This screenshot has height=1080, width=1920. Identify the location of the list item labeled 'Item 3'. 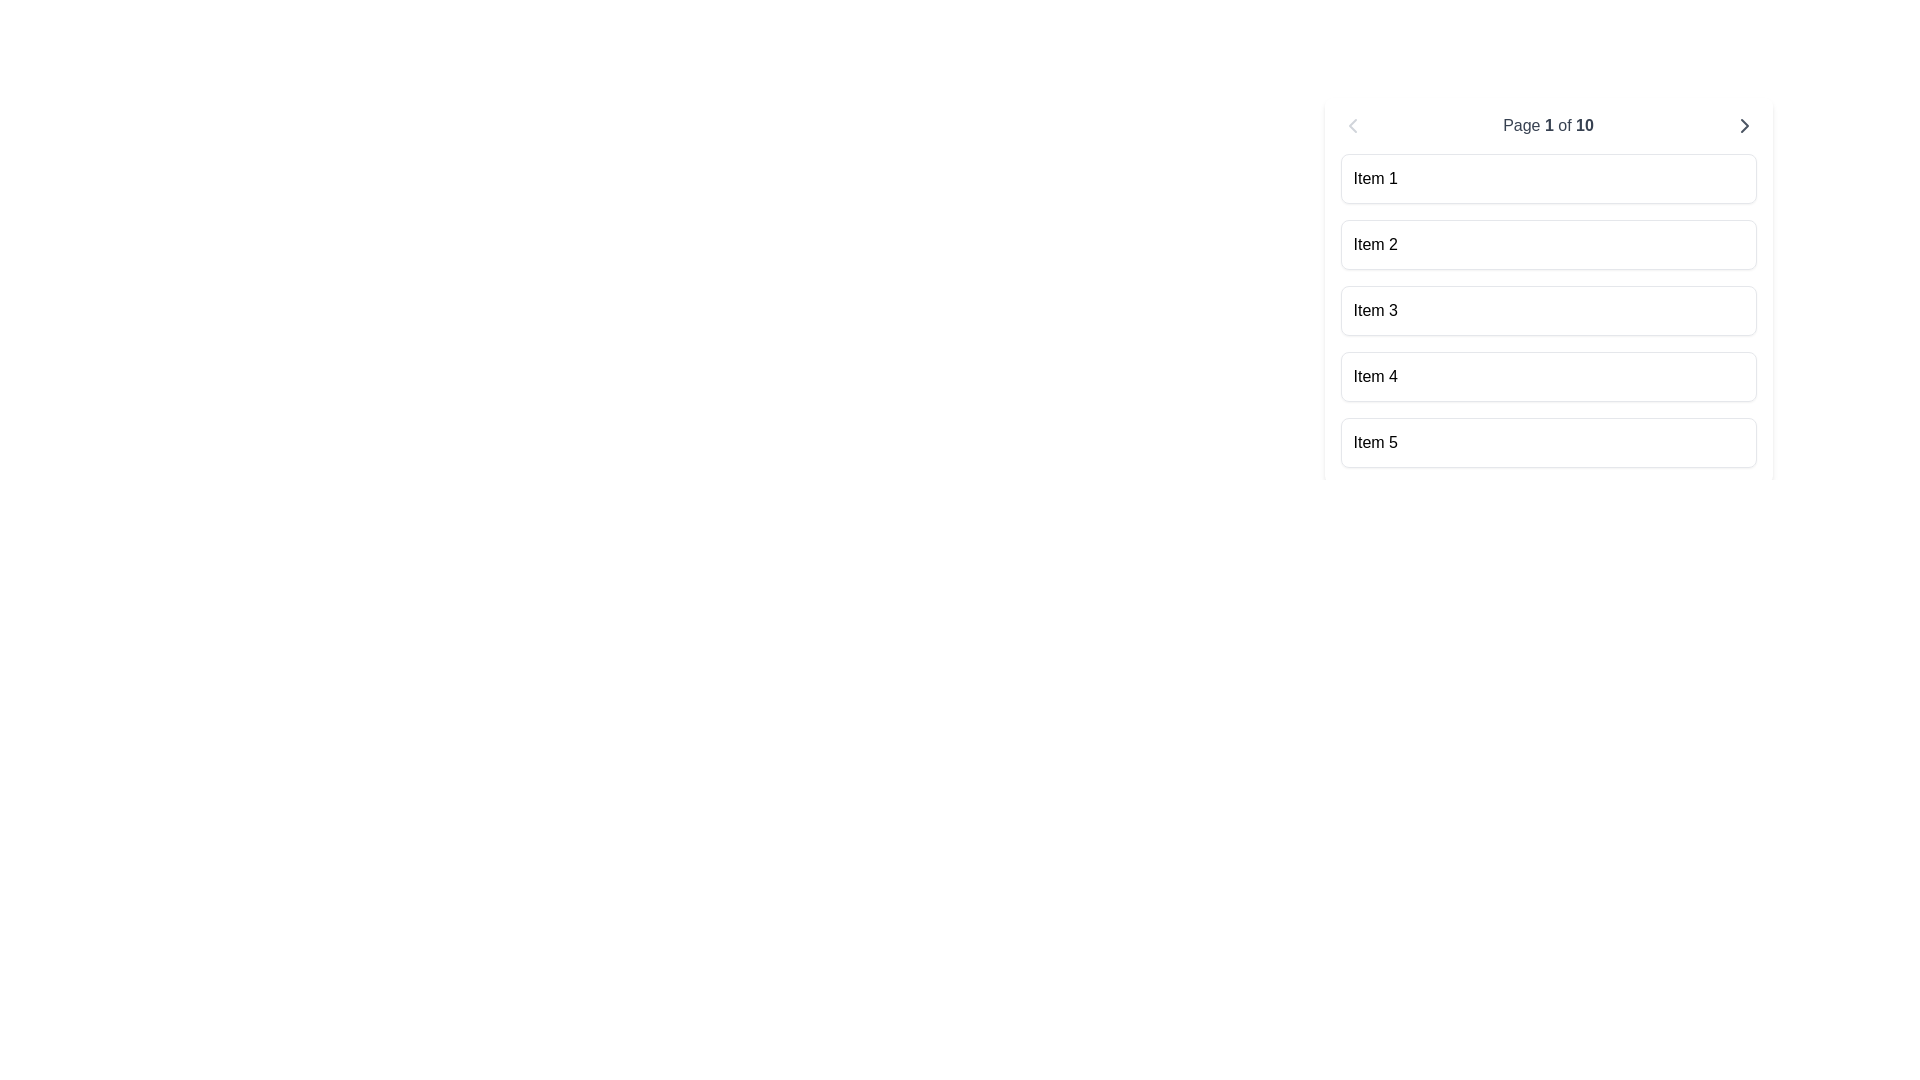
(1547, 290).